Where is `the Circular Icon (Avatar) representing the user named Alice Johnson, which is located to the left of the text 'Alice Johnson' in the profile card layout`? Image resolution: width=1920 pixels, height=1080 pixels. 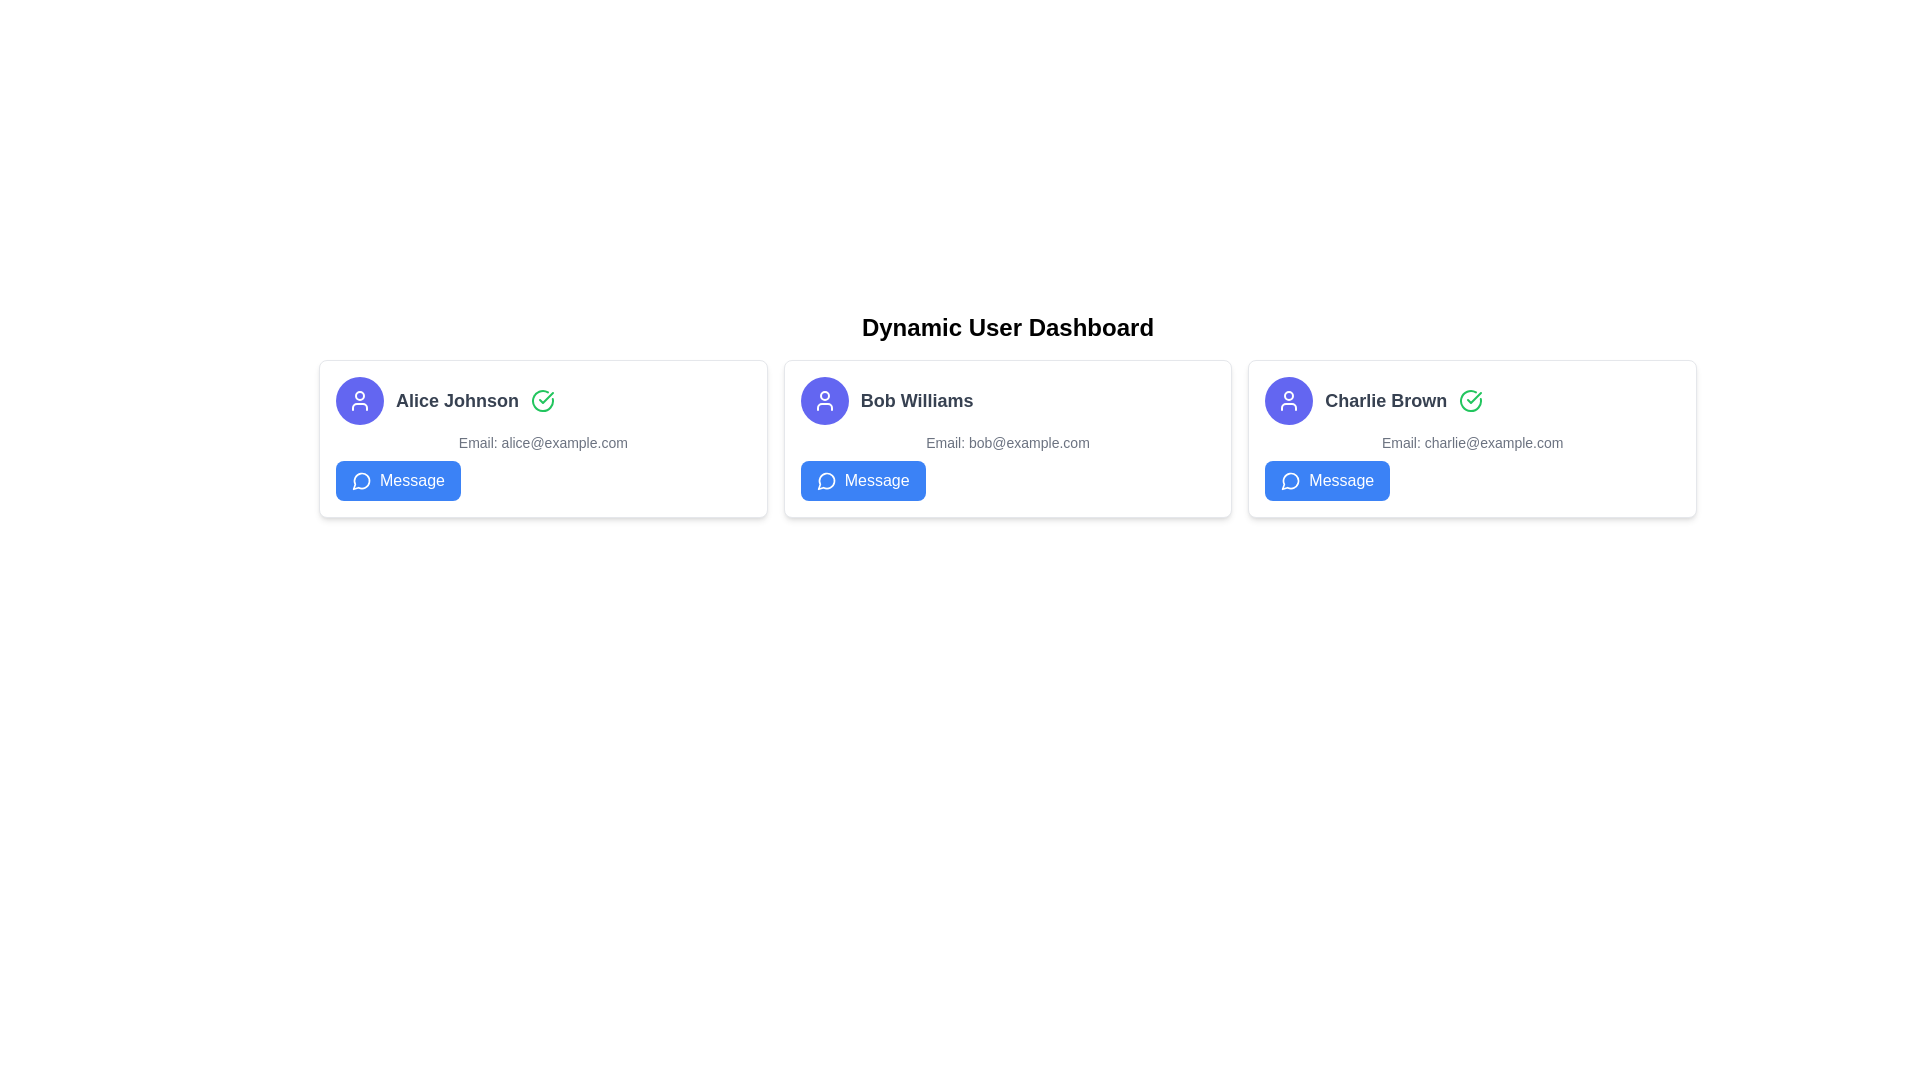 the Circular Icon (Avatar) representing the user named Alice Johnson, which is located to the left of the text 'Alice Johnson' in the profile card layout is located at coordinates (360, 401).